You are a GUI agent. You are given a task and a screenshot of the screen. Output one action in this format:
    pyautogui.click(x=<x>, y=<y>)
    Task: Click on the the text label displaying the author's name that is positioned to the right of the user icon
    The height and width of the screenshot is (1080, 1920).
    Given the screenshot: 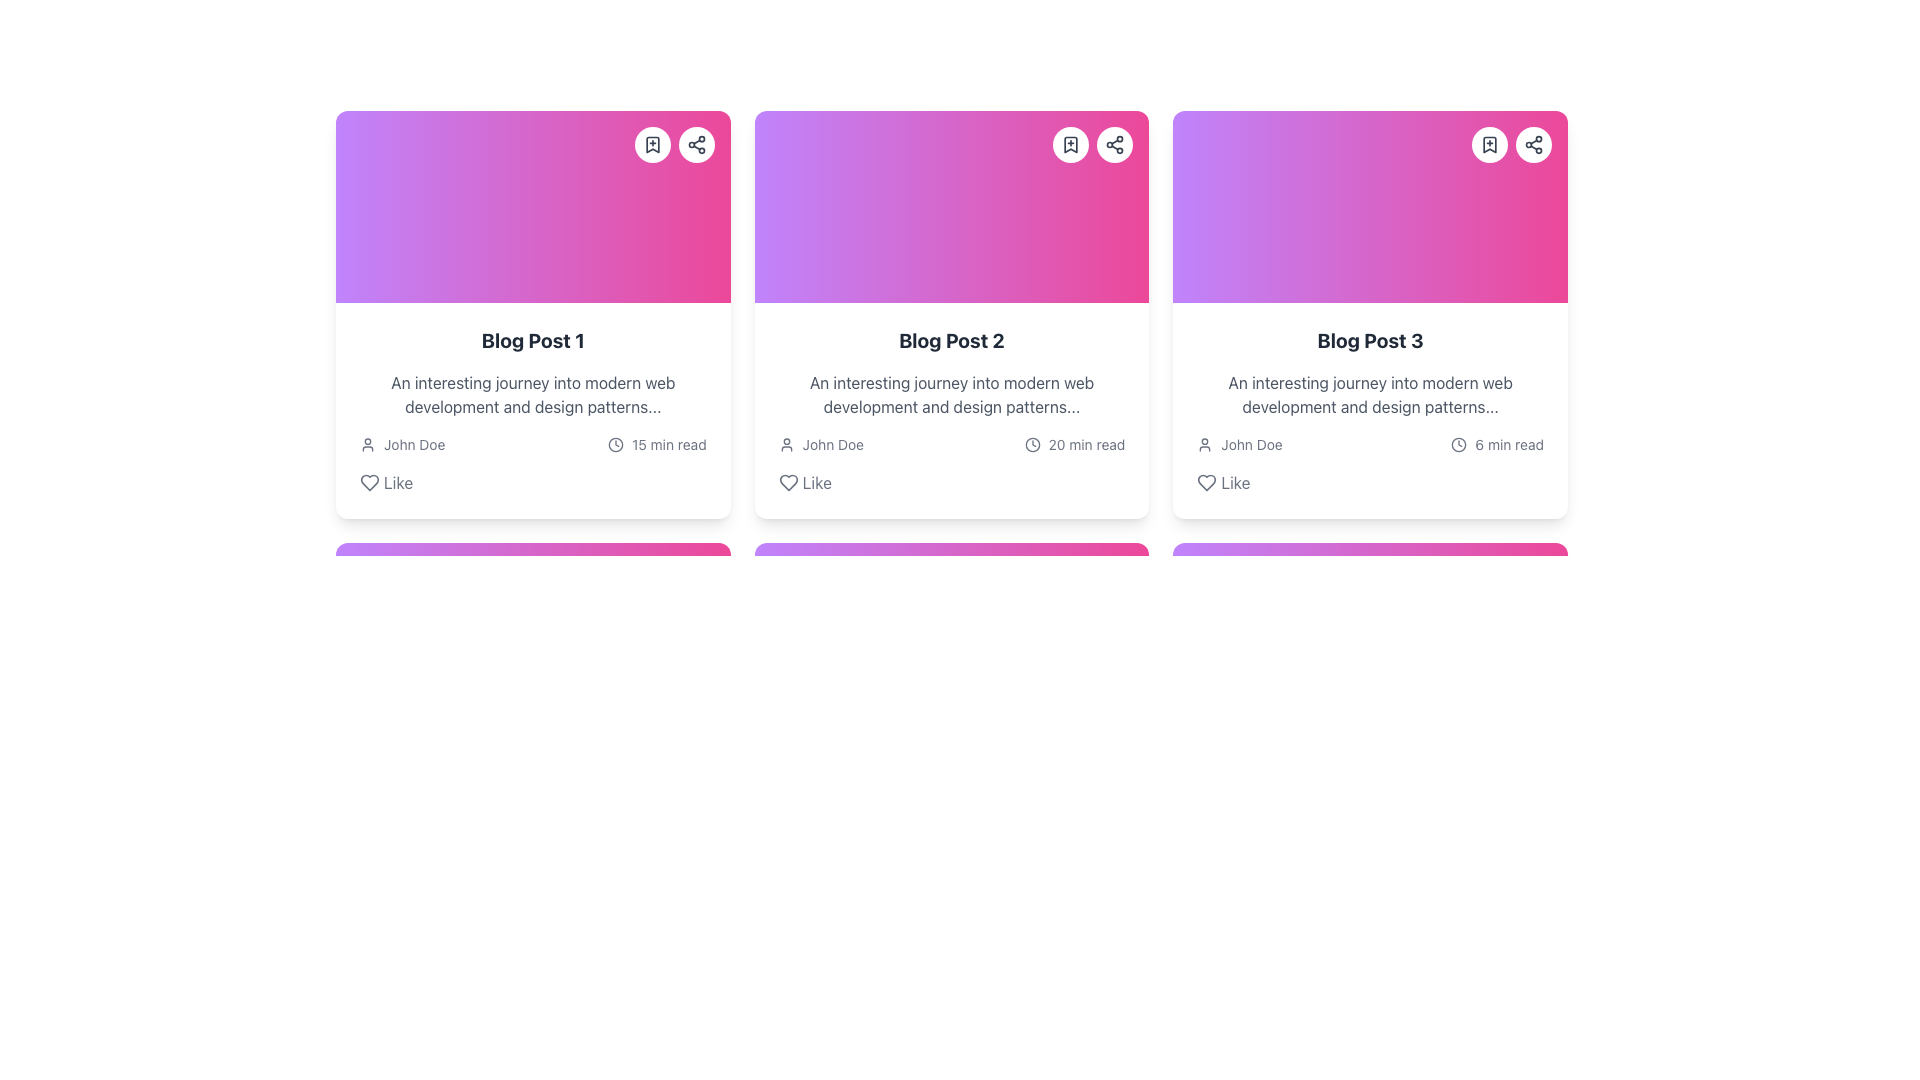 What is the action you would take?
    pyautogui.click(x=401, y=443)
    